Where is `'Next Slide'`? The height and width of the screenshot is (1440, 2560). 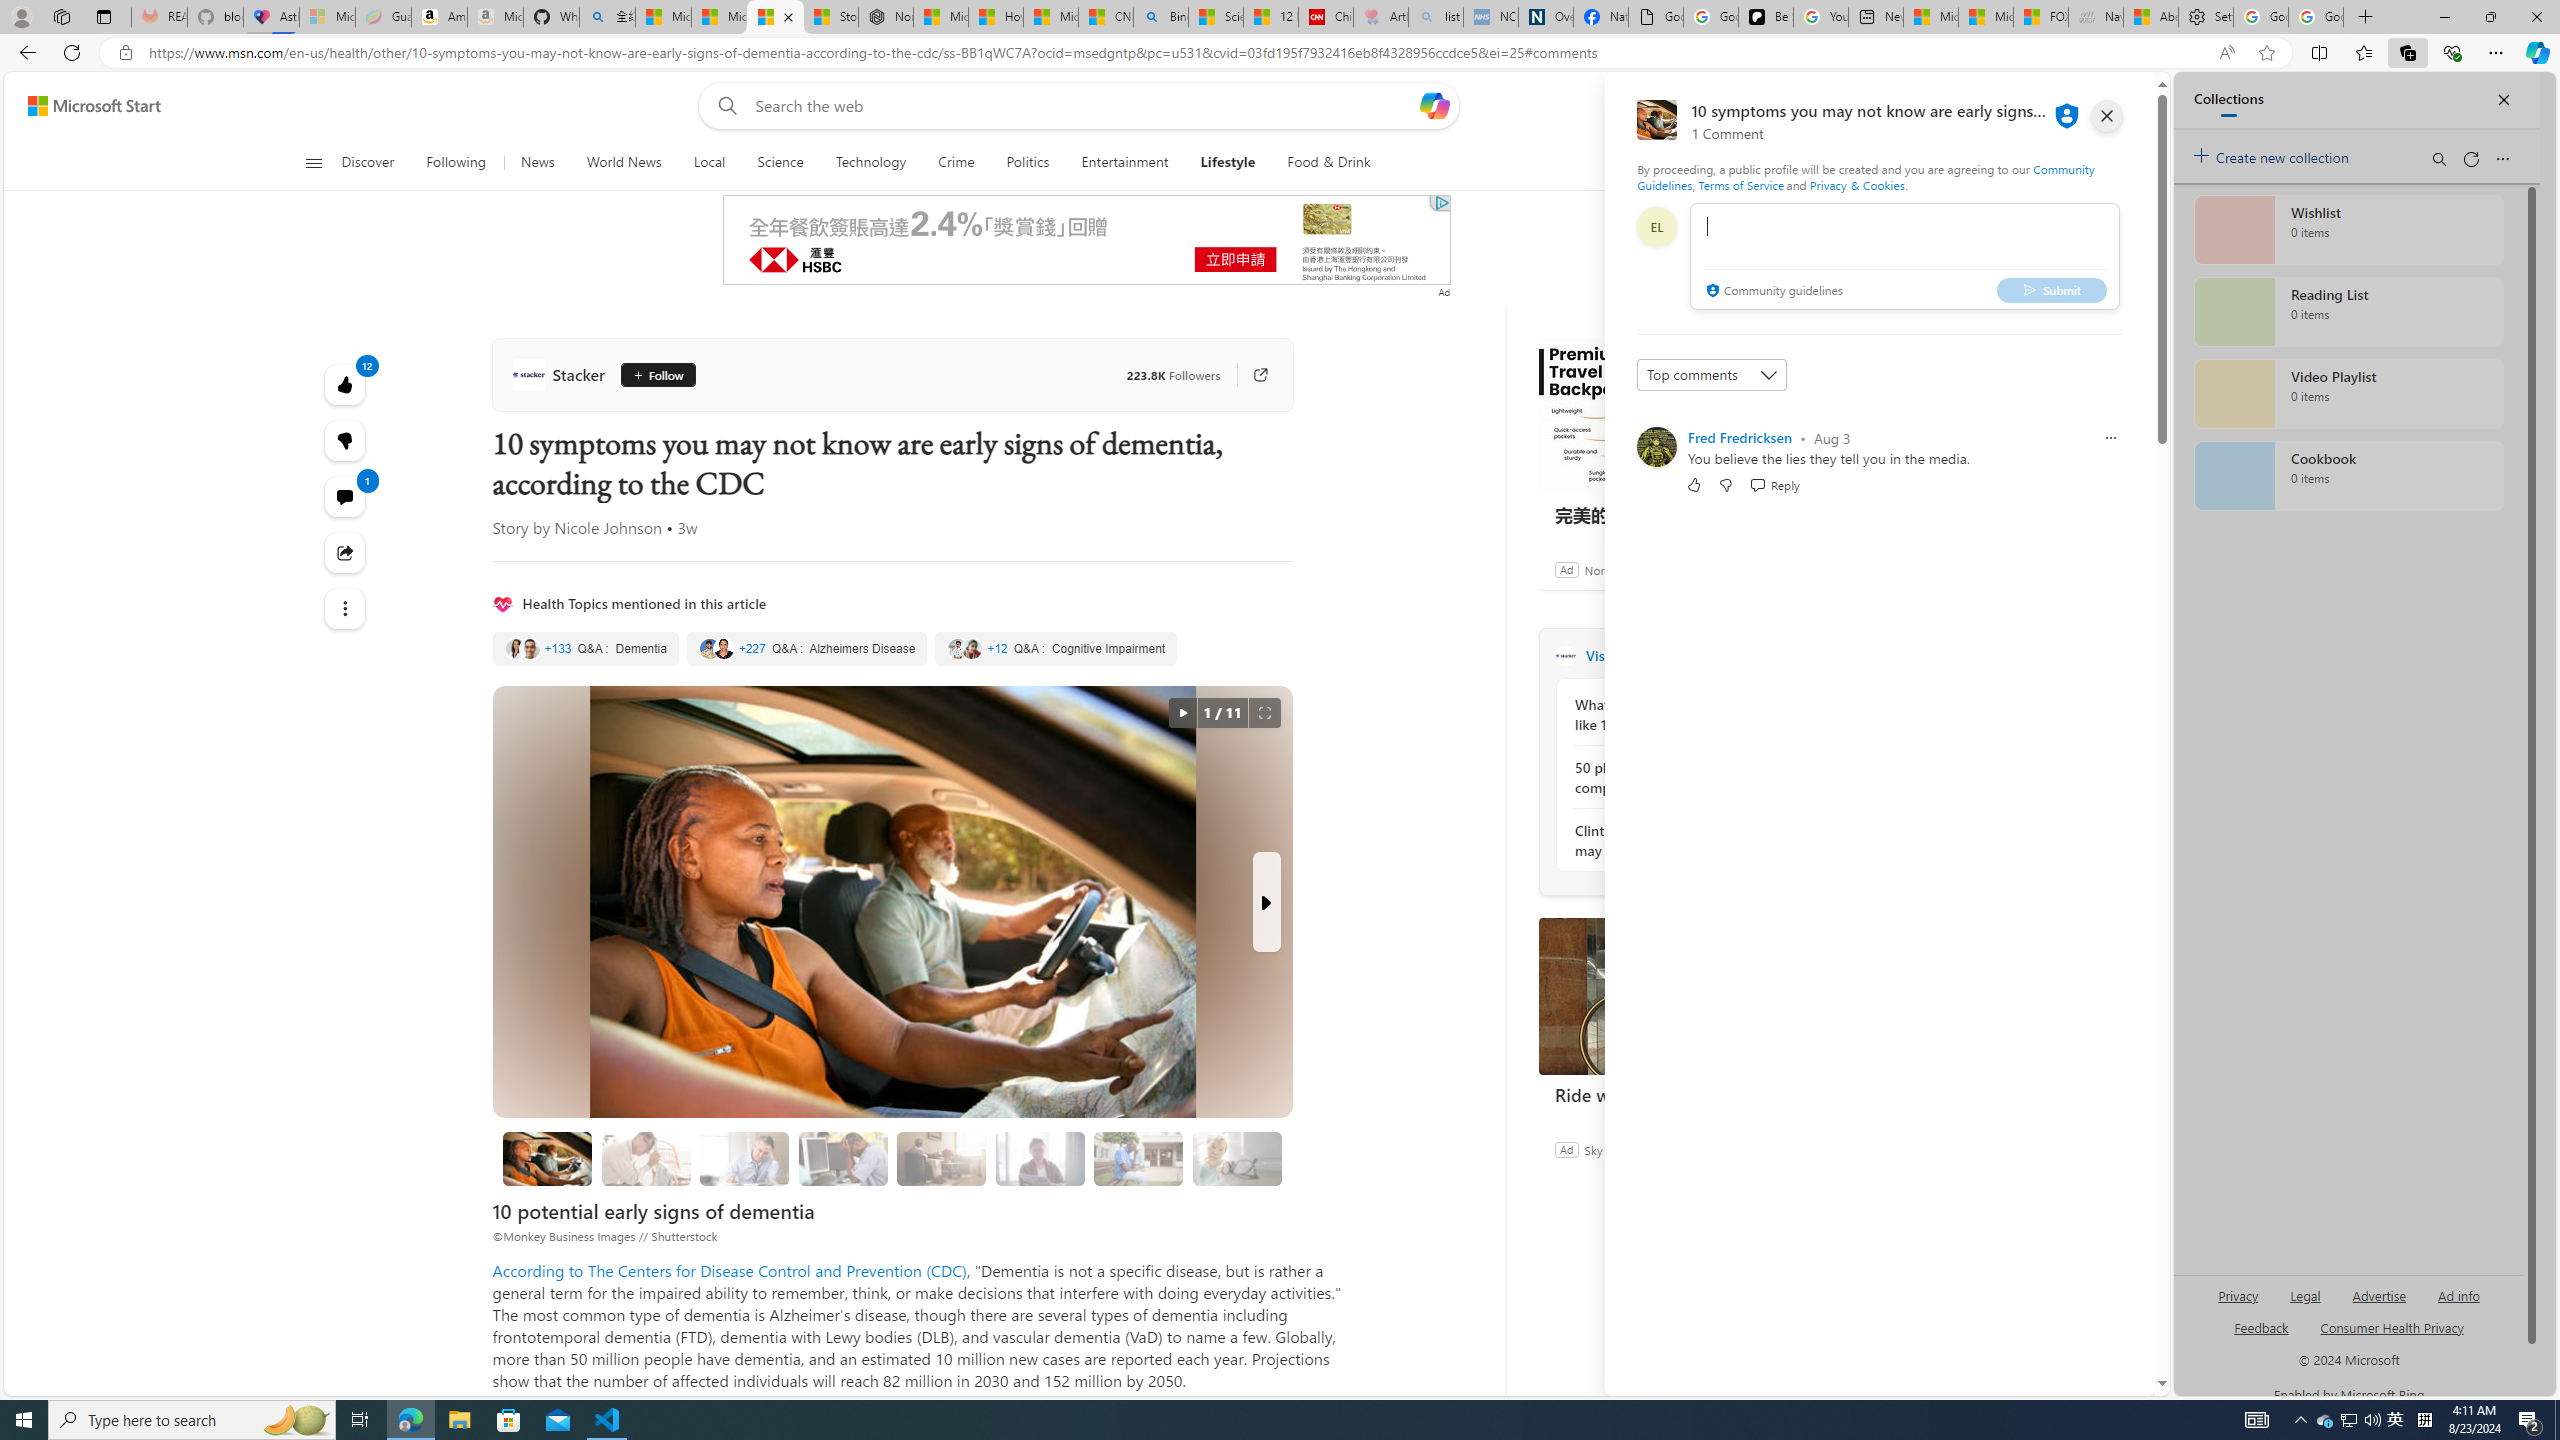
'Next Slide' is located at coordinates (1264, 901).